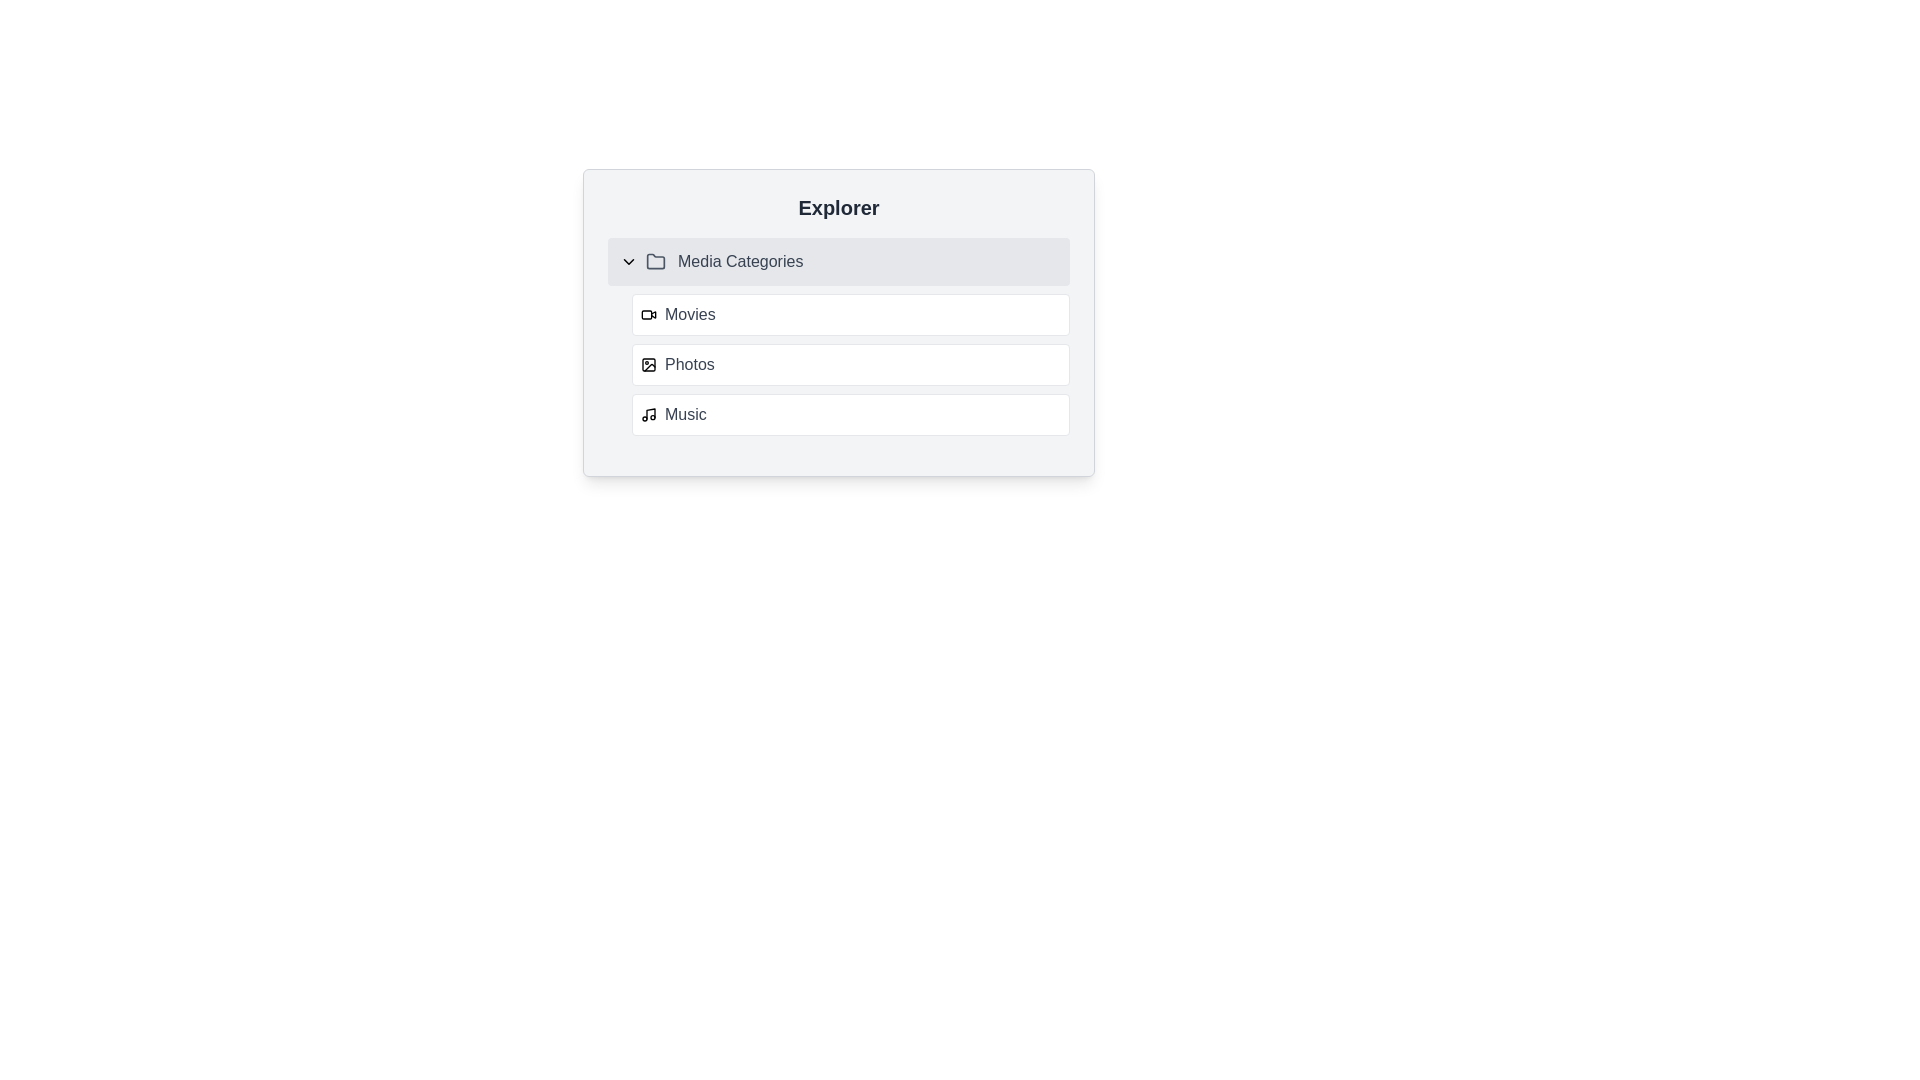 The width and height of the screenshot is (1920, 1080). What do you see at coordinates (739, 261) in the screenshot?
I see `the text label displaying 'Media Categories', which is styled with medium font weight and light gray color, located horizontally to the right of a folder icon and a dropdown arrow` at bounding box center [739, 261].